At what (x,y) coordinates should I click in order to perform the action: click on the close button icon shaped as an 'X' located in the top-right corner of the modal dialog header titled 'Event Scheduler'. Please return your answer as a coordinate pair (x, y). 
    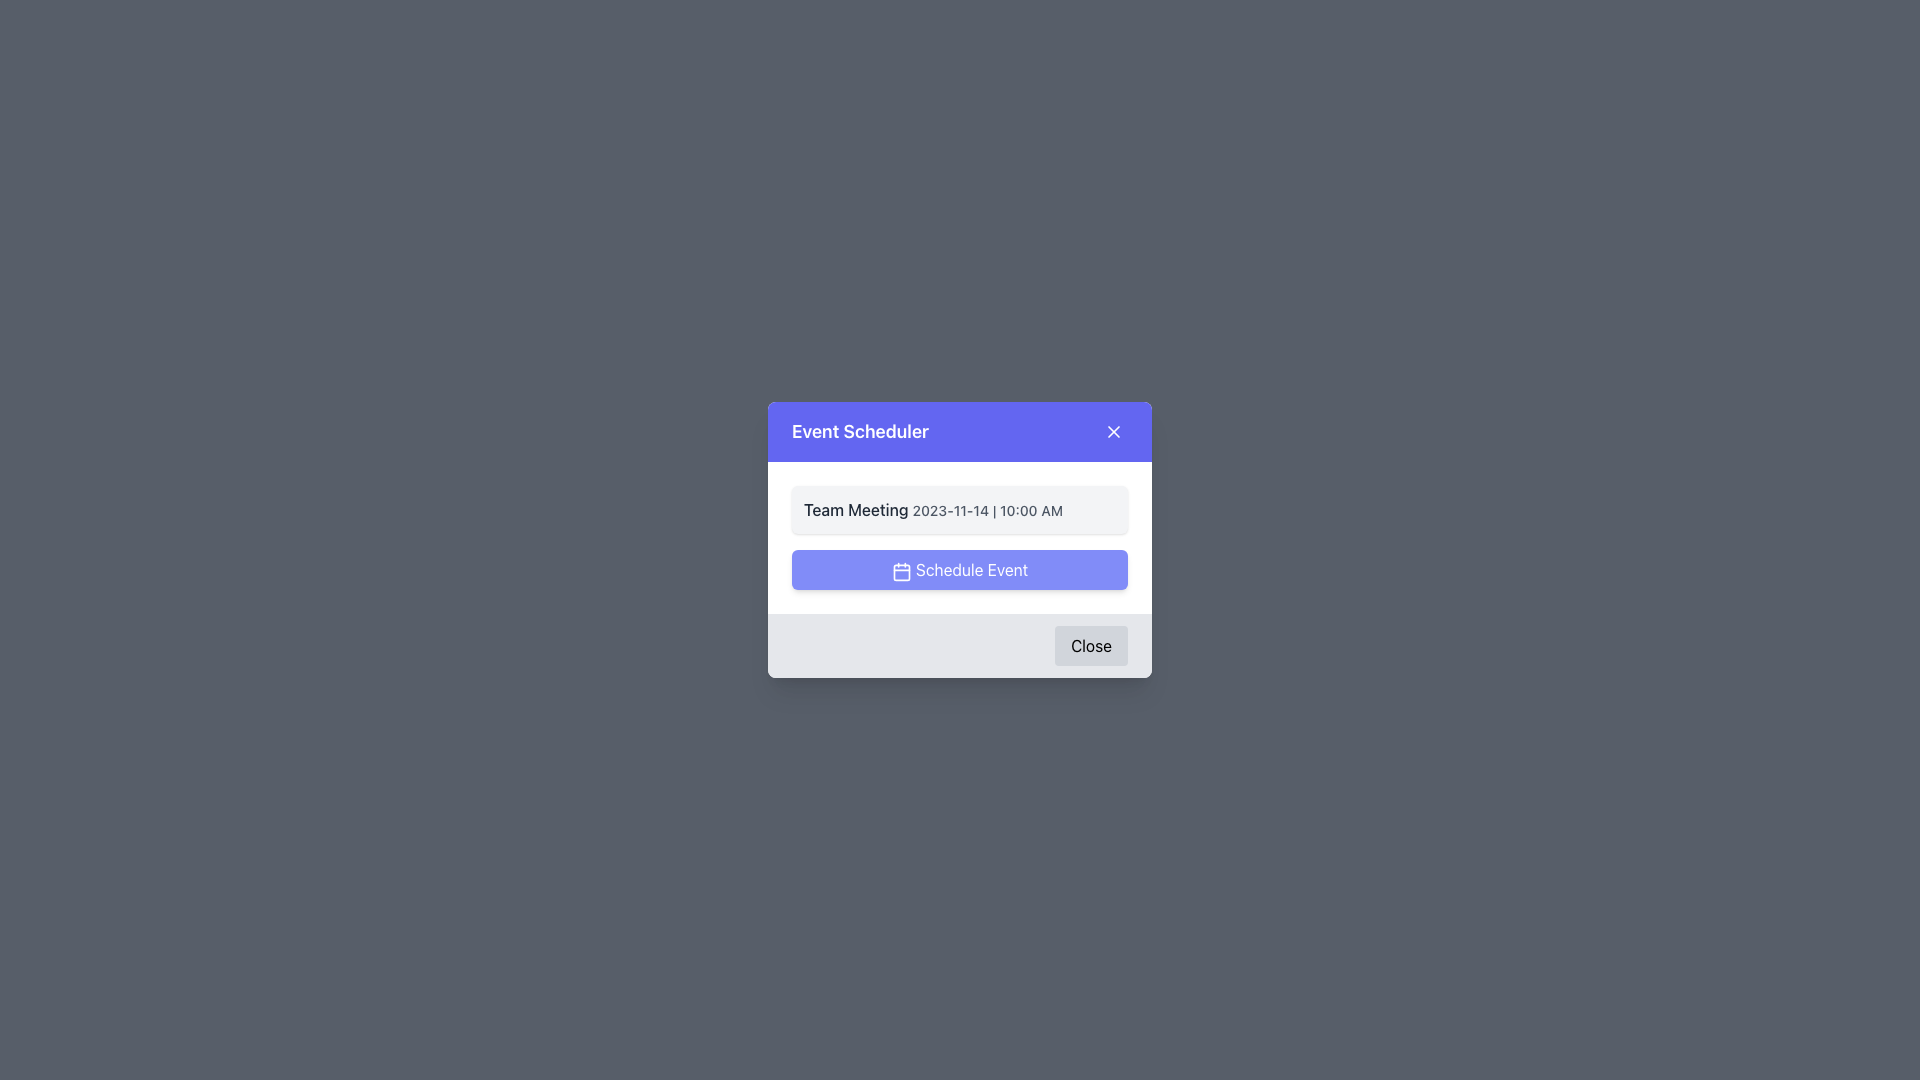
    Looking at the image, I should click on (1112, 431).